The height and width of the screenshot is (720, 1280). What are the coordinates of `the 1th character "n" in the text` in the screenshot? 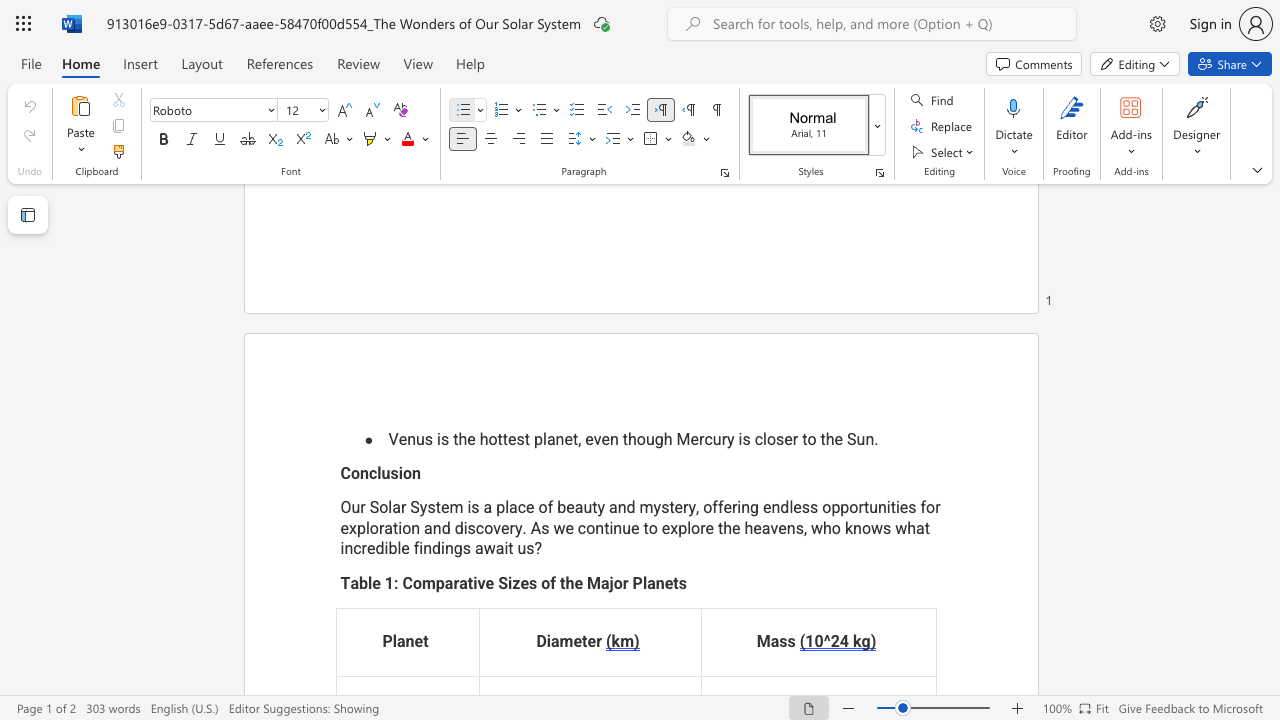 It's located at (410, 438).